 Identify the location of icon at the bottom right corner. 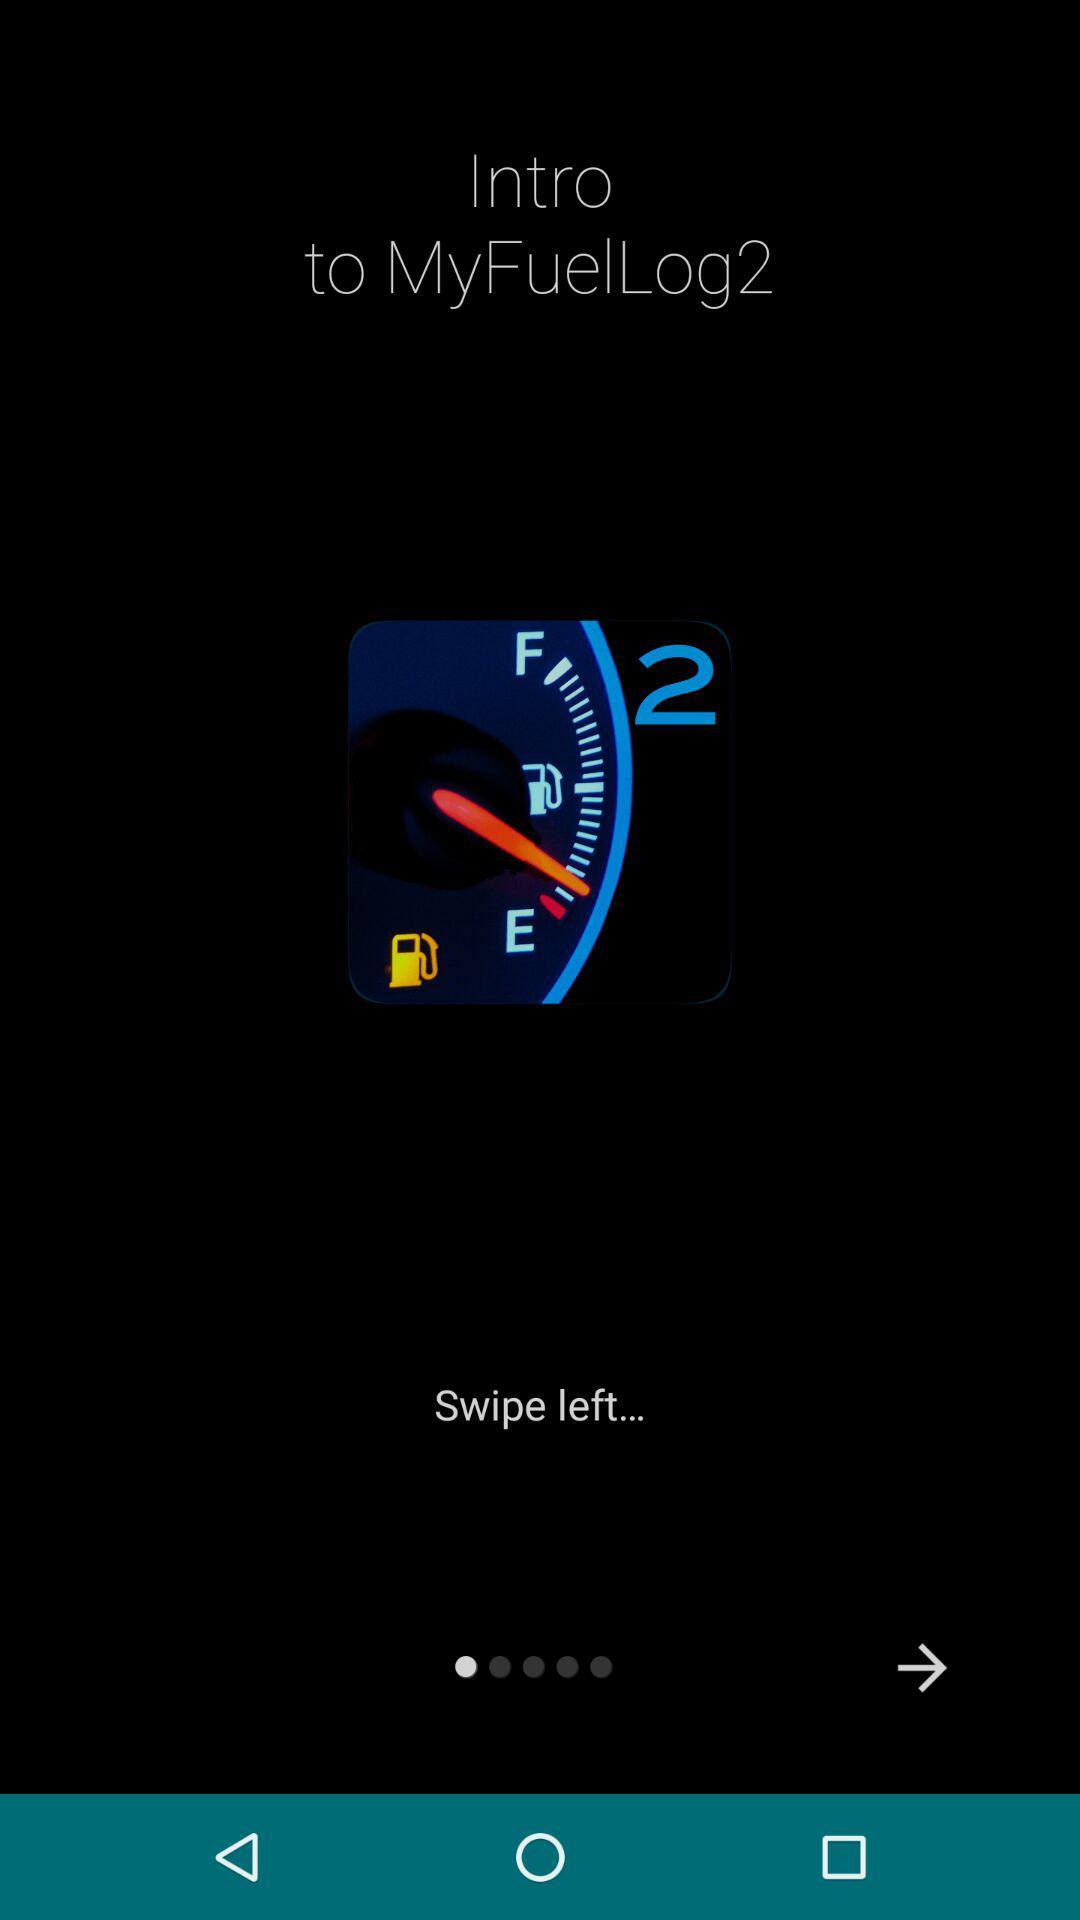
(922, 1668).